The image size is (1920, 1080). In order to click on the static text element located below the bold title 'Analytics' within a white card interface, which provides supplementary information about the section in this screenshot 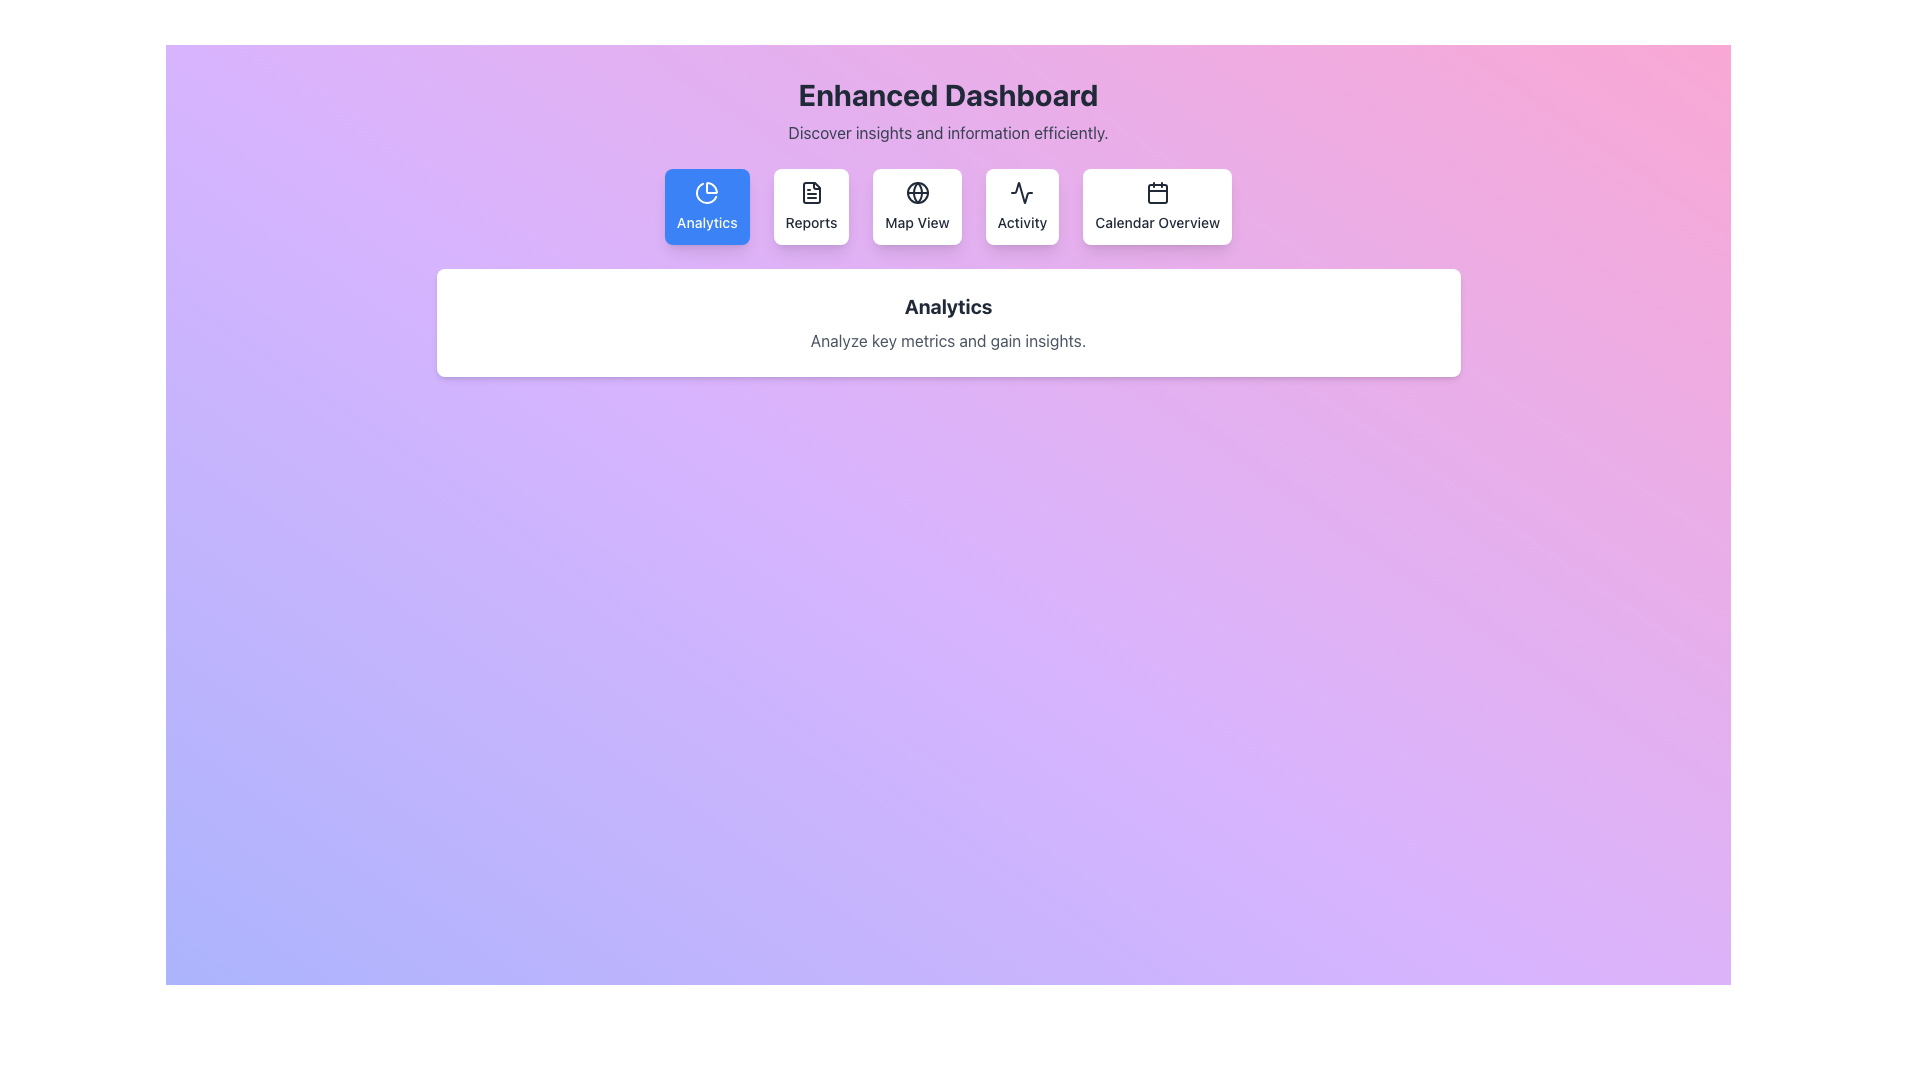, I will do `click(947, 339)`.